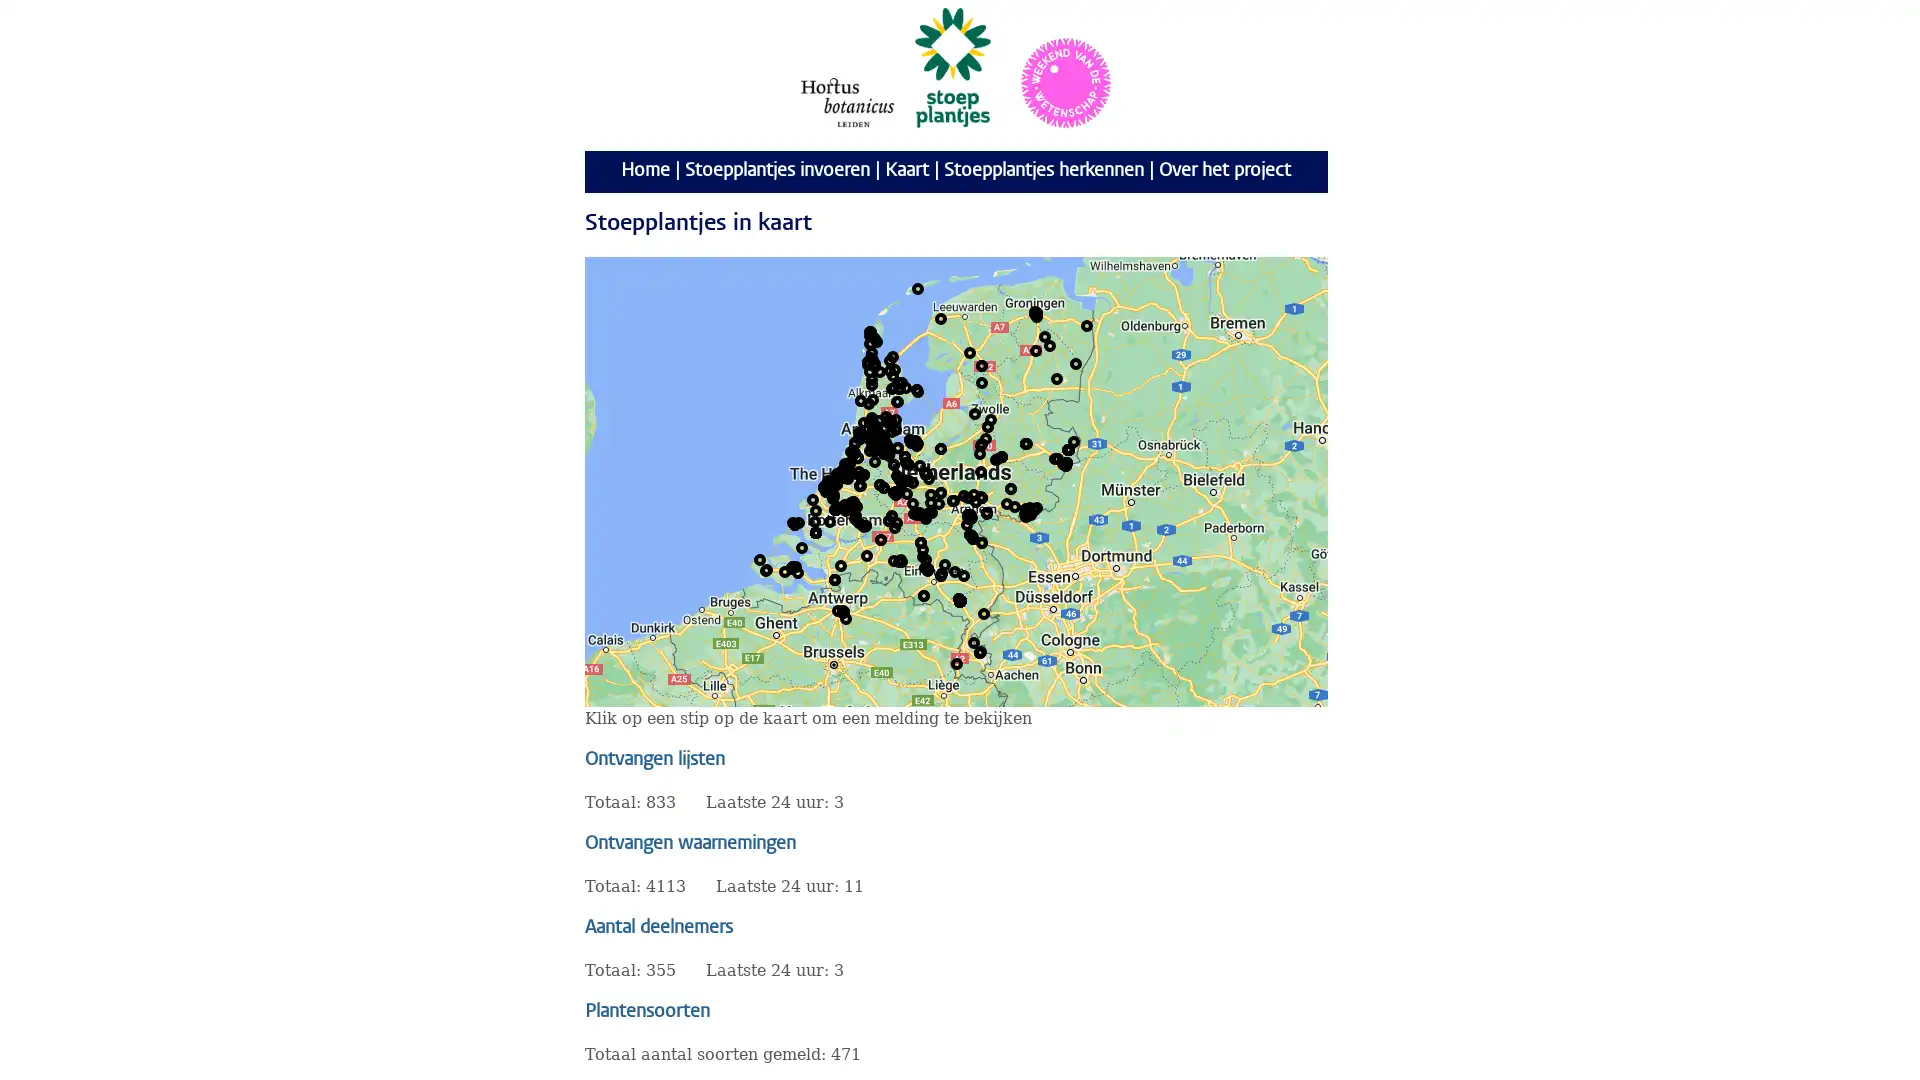 The height and width of the screenshot is (1080, 1920). Describe the element at coordinates (882, 439) in the screenshot. I see `Telling van famke op 21 april 2022` at that location.